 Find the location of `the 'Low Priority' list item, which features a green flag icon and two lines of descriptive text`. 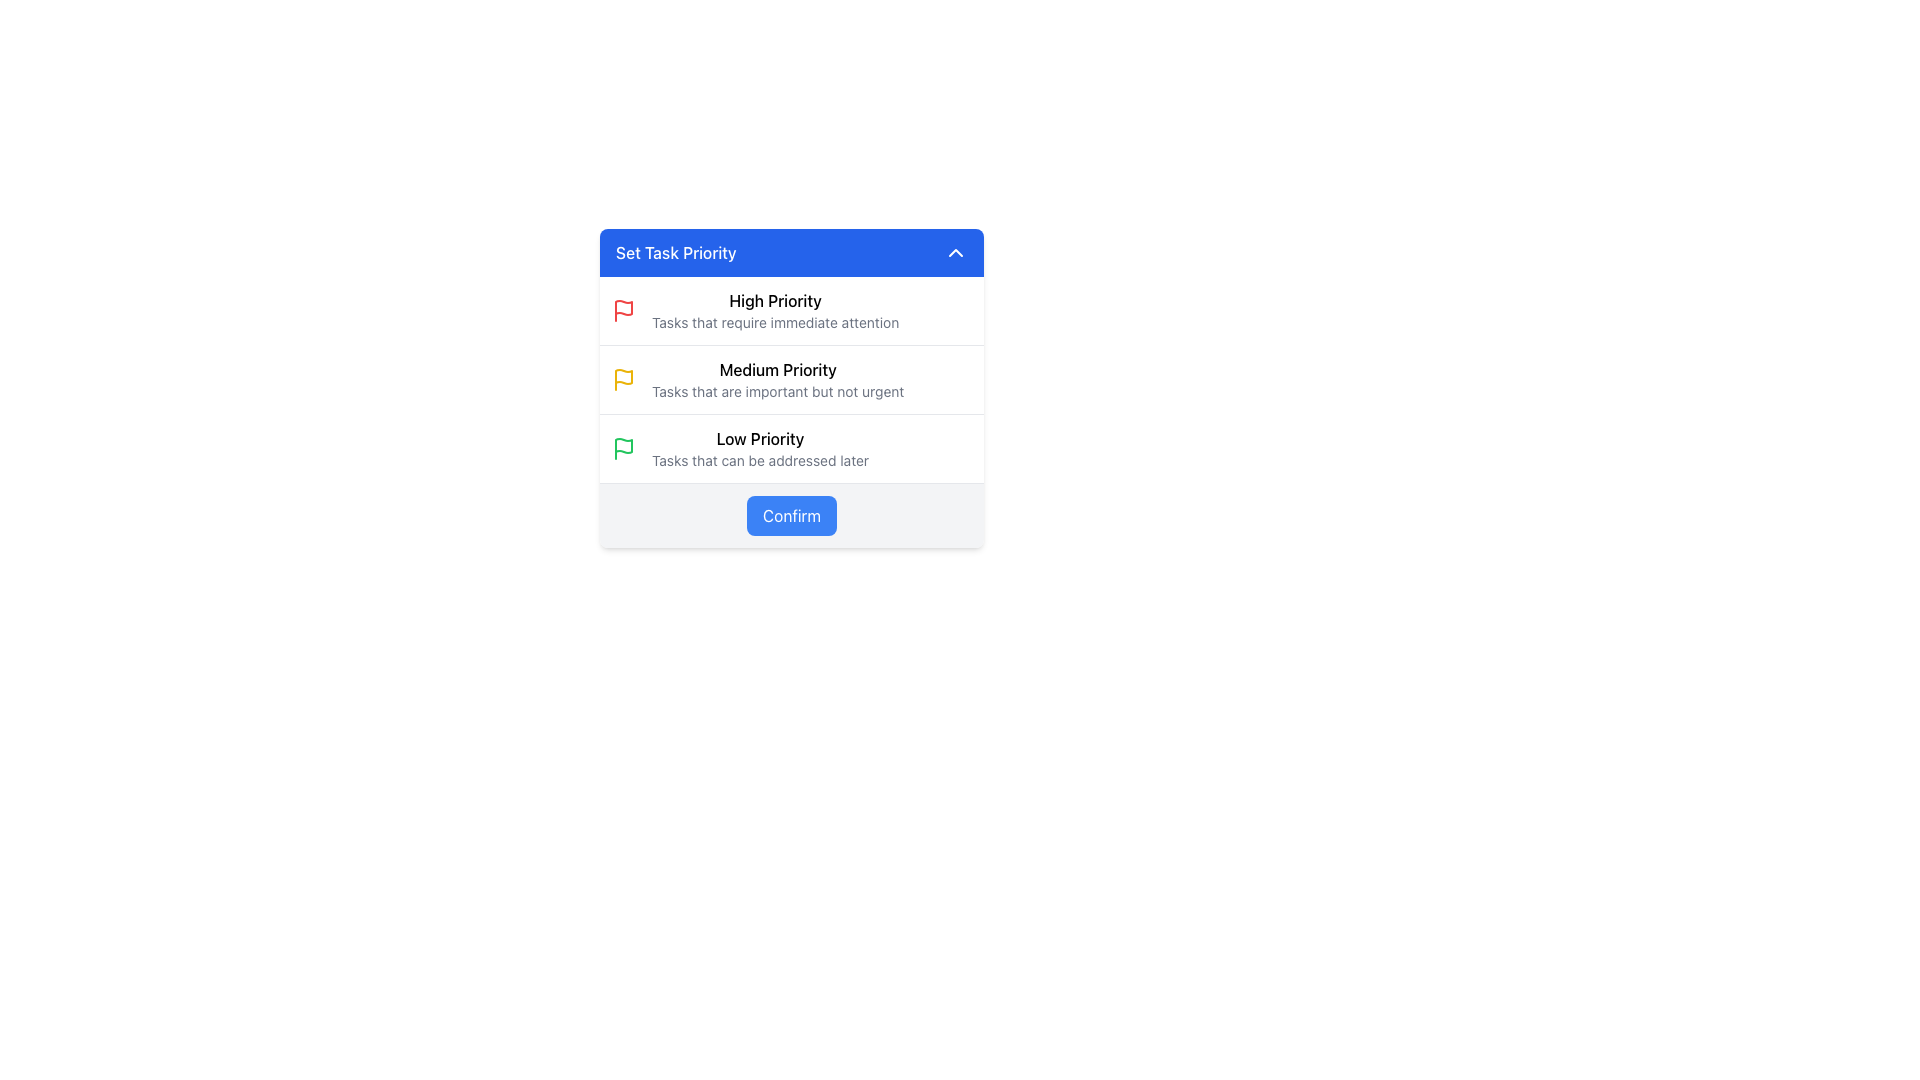

the 'Low Priority' list item, which features a green flag icon and two lines of descriptive text is located at coordinates (791, 447).